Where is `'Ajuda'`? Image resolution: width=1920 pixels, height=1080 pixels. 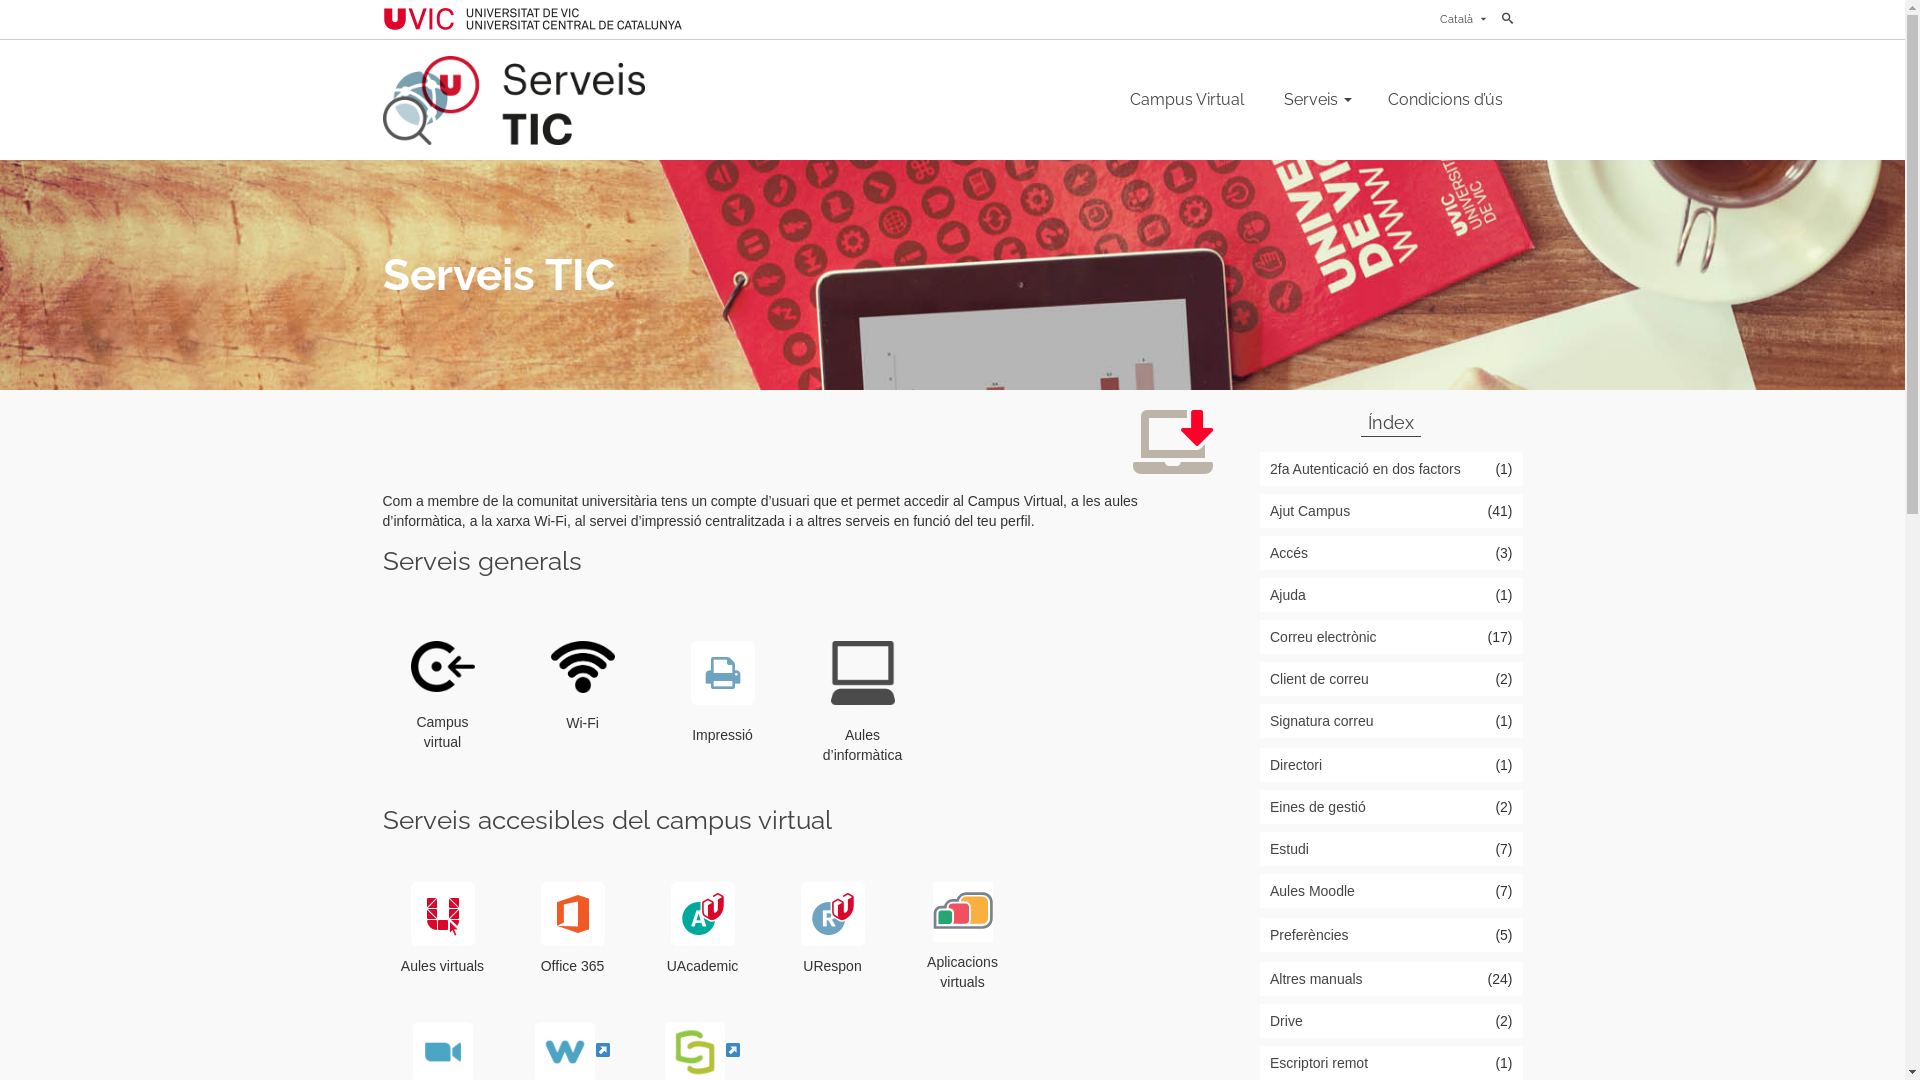
'Ajuda' is located at coordinates (1390, 593).